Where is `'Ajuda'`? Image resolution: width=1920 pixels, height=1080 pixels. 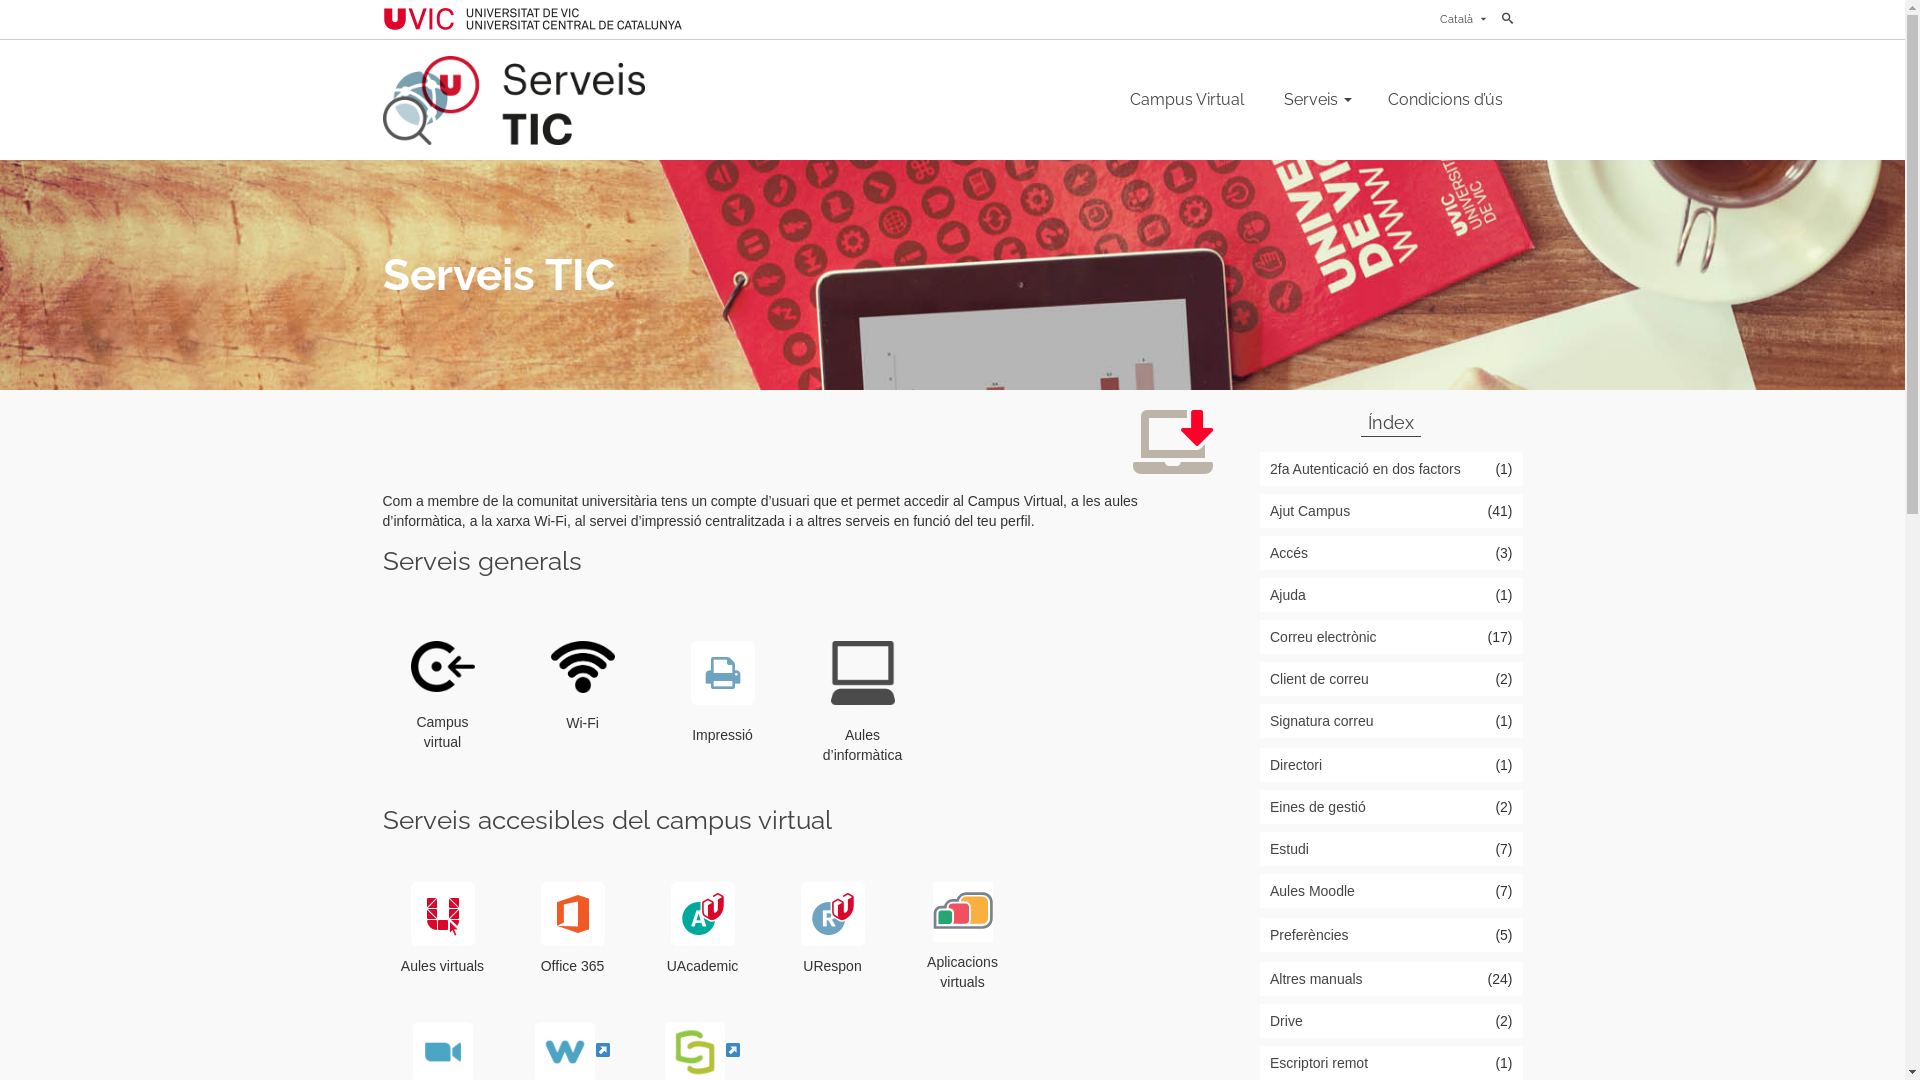
'Ajuda' is located at coordinates (1390, 593).